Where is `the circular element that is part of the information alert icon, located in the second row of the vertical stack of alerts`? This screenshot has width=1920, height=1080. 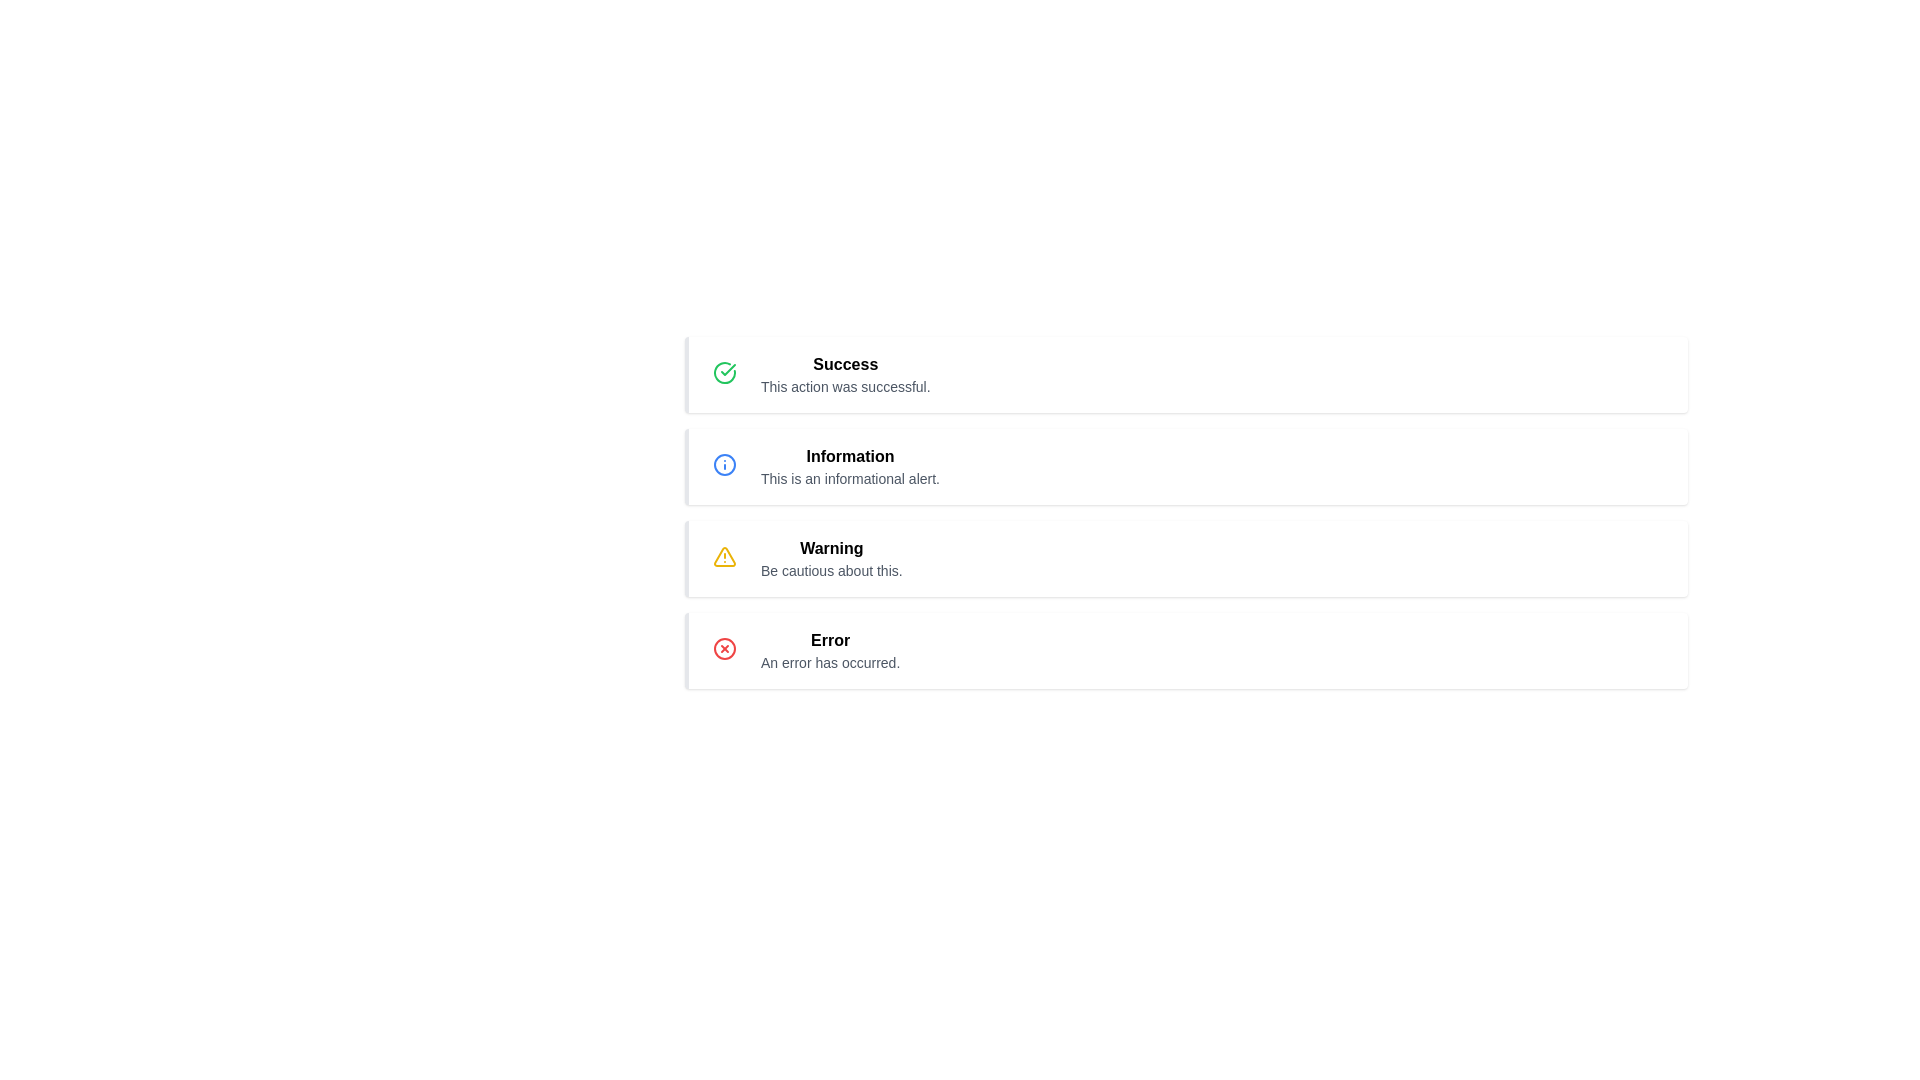 the circular element that is part of the information alert icon, located in the second row of the vertical stack of alerts is located at coordinates (723, 465).